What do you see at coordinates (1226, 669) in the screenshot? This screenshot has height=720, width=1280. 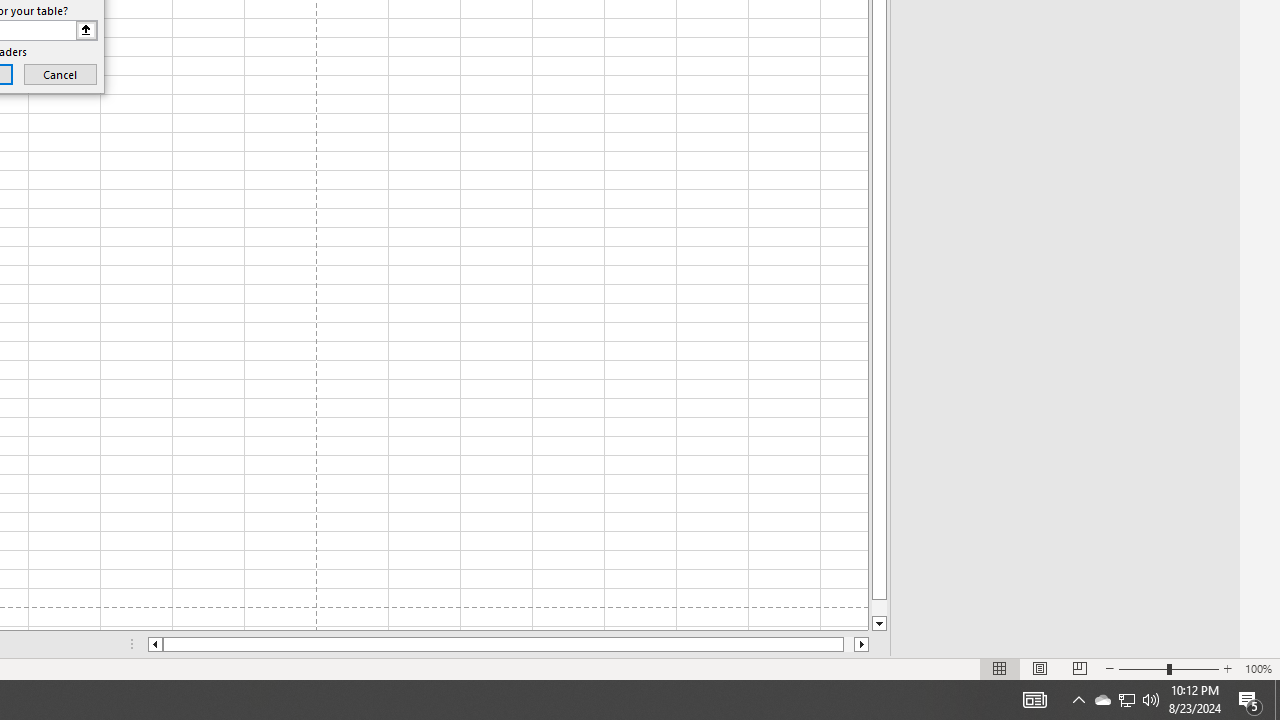 I see `'Zoom In'` at bounding box center [1226, 669].